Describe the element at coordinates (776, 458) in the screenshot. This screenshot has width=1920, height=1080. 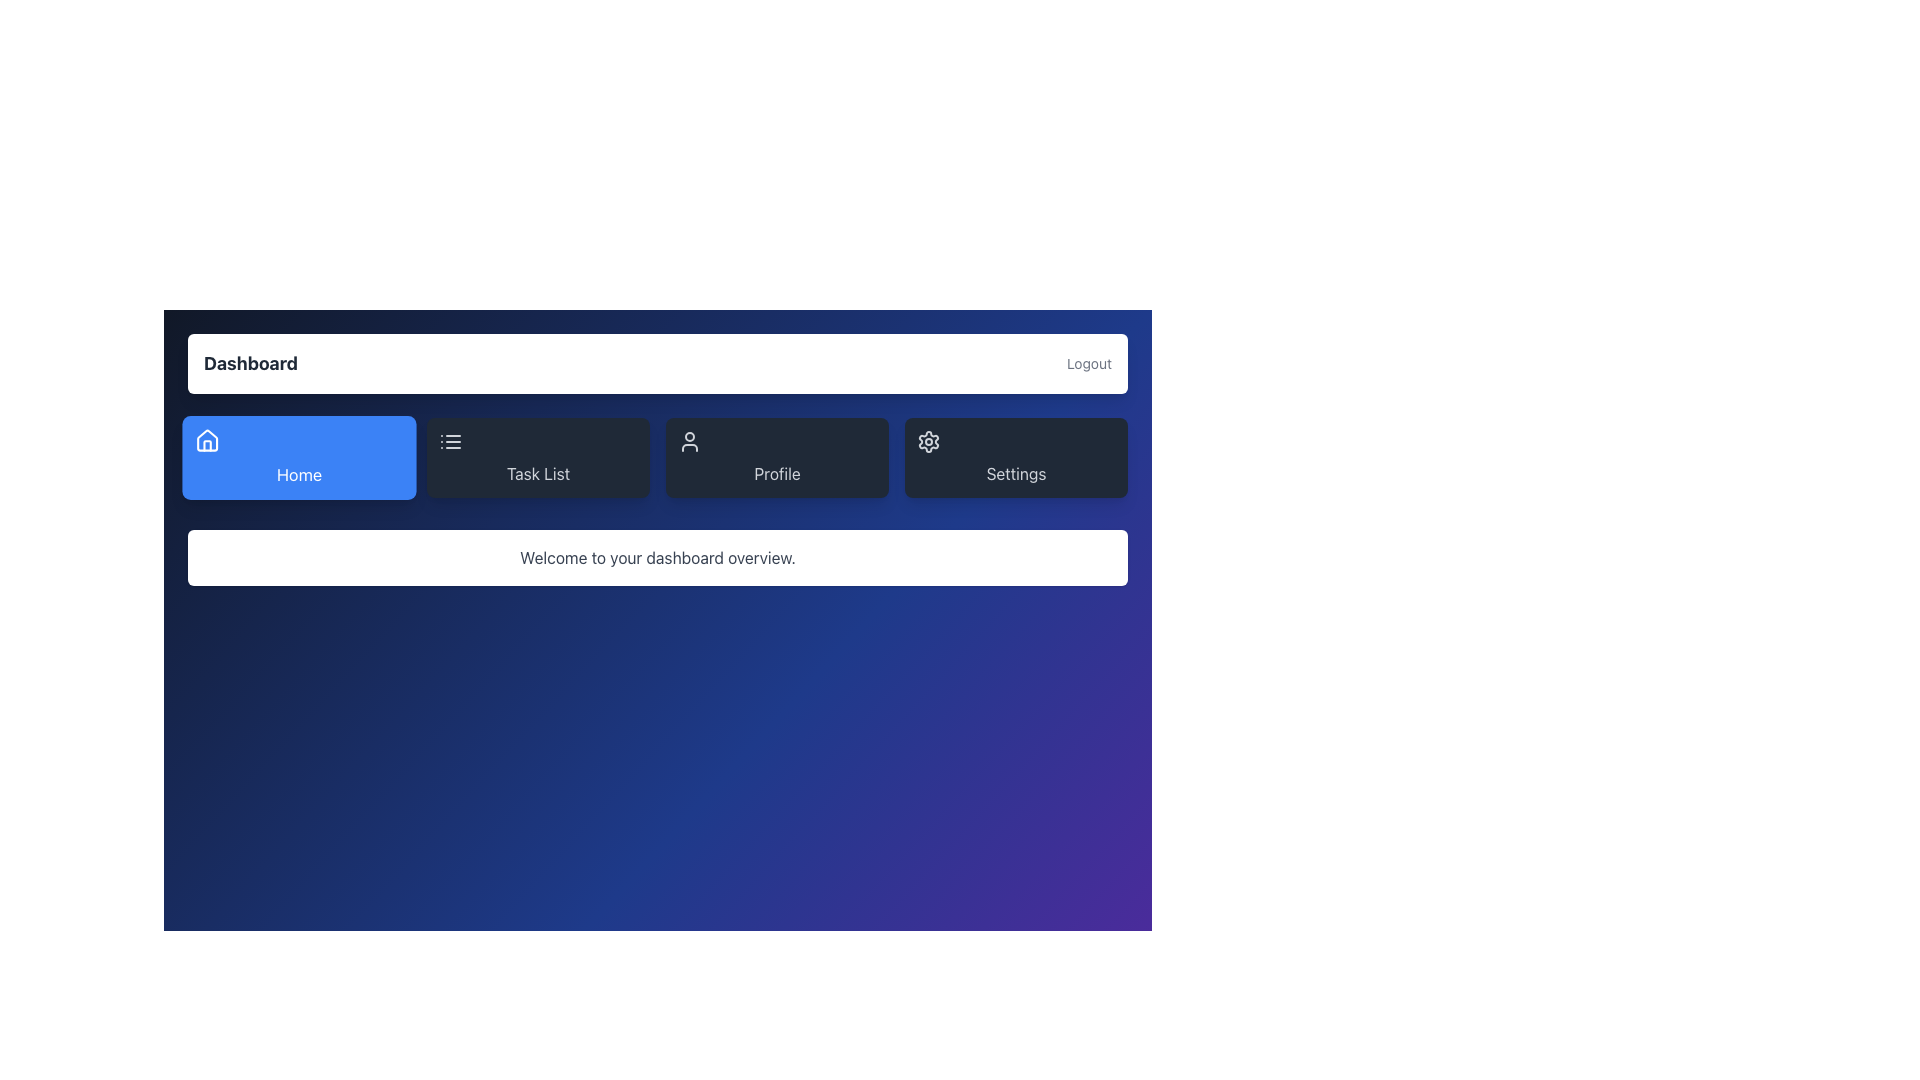
I see `the 'Profile' button, which has a dark gray background and light gray text, to trigger its hover effects` at that location.